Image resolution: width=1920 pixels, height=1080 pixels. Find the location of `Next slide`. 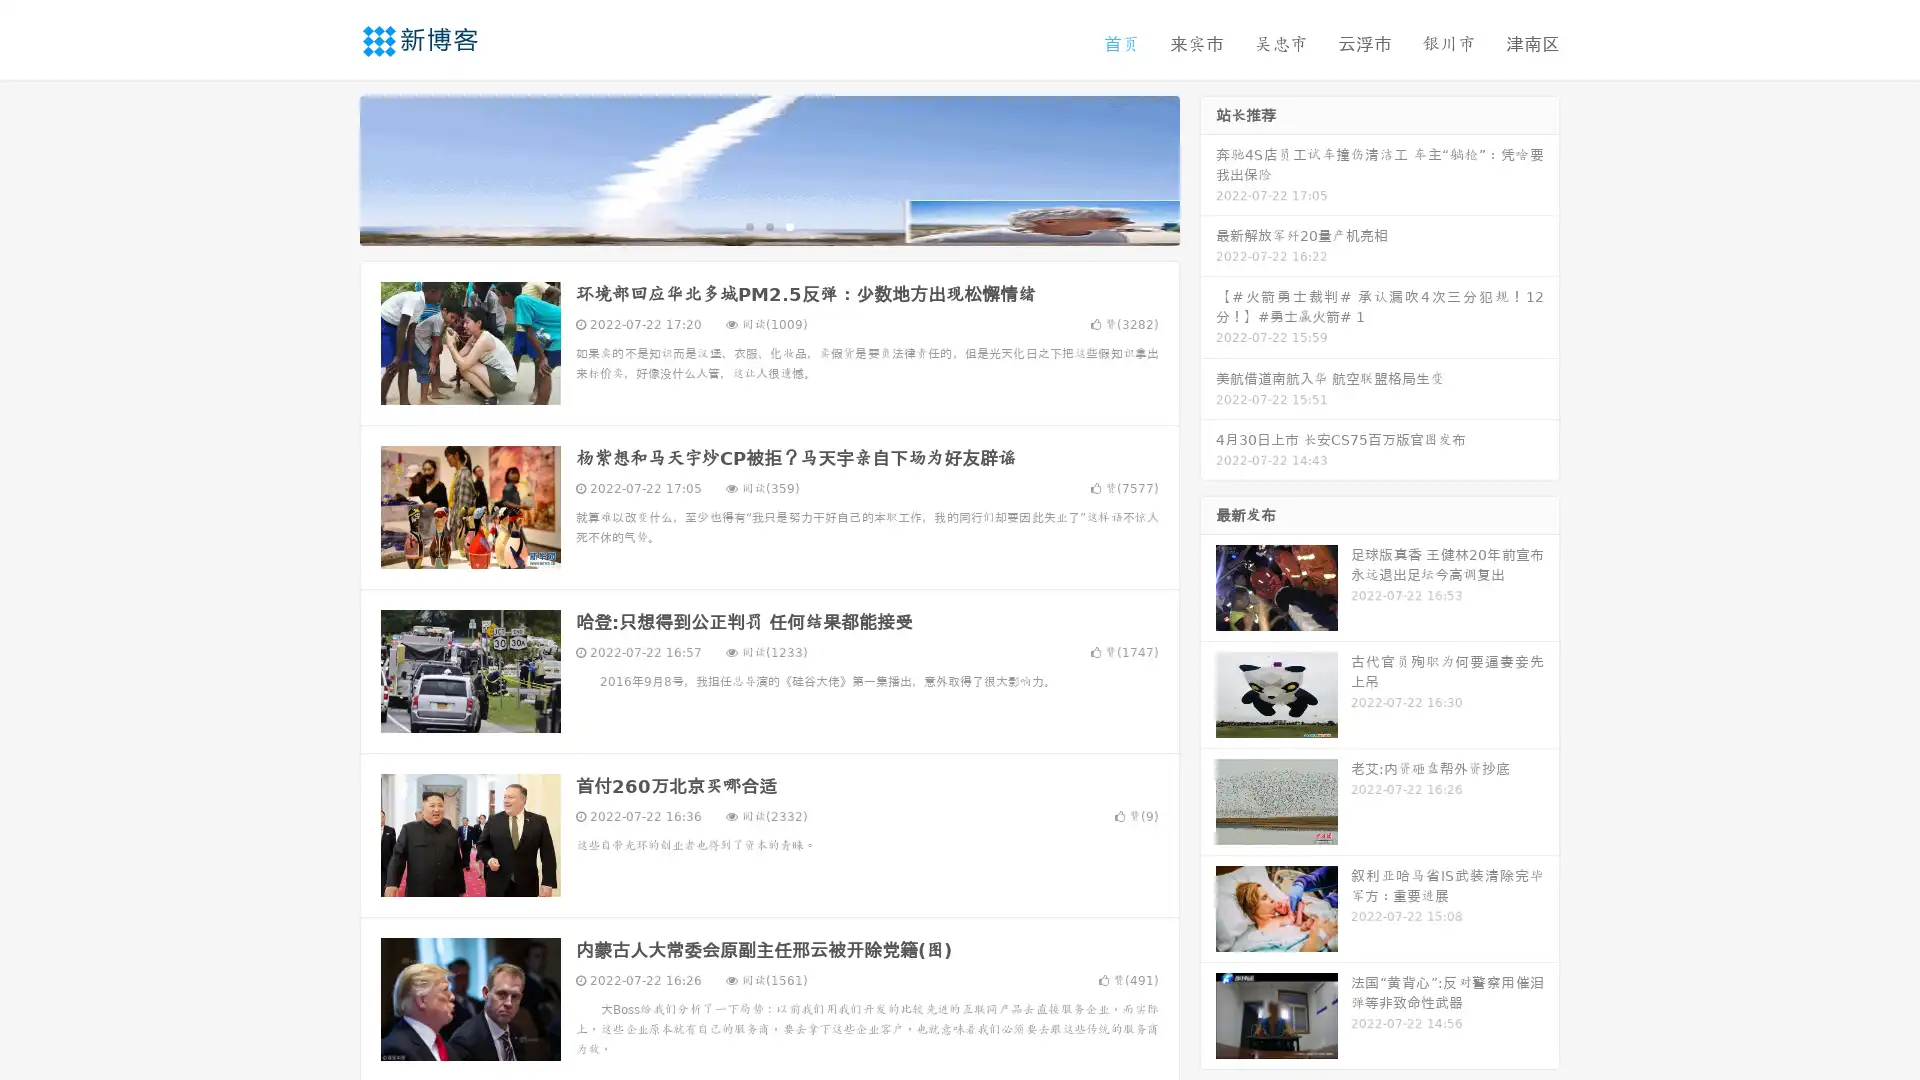

Next slide is located at coordinates (1208, 168).